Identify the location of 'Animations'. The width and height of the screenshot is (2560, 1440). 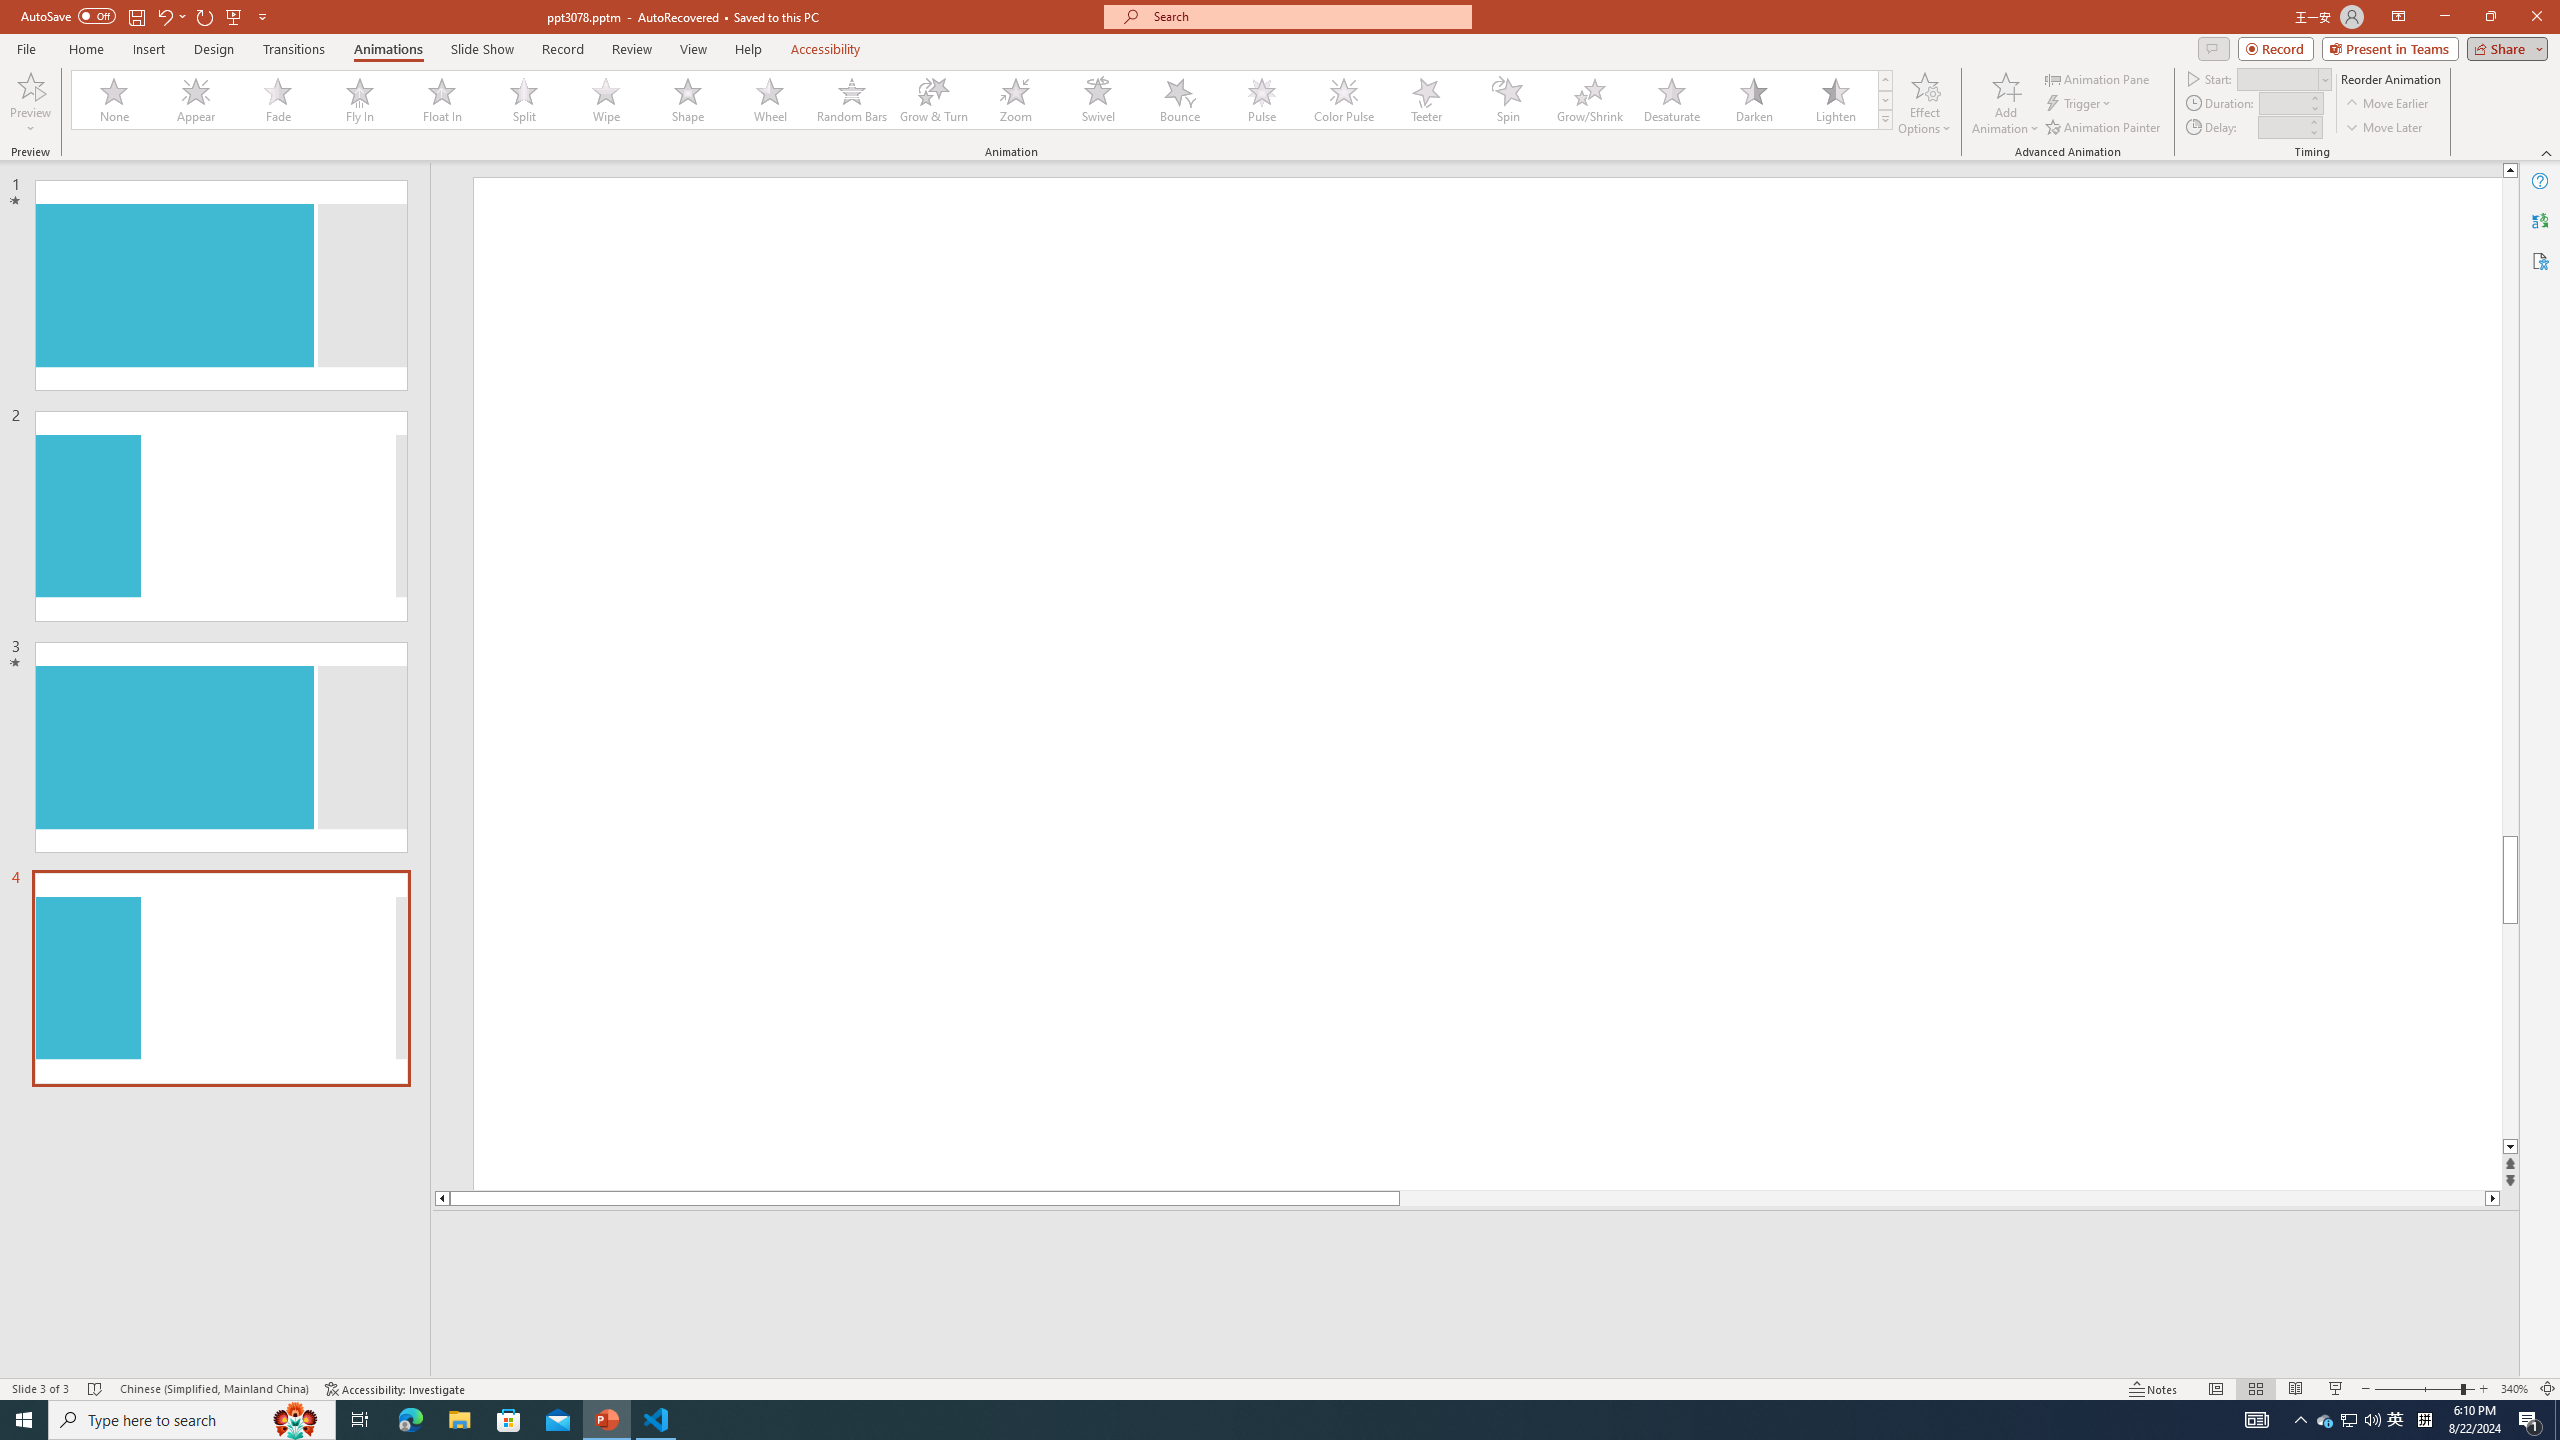
(387, 49).